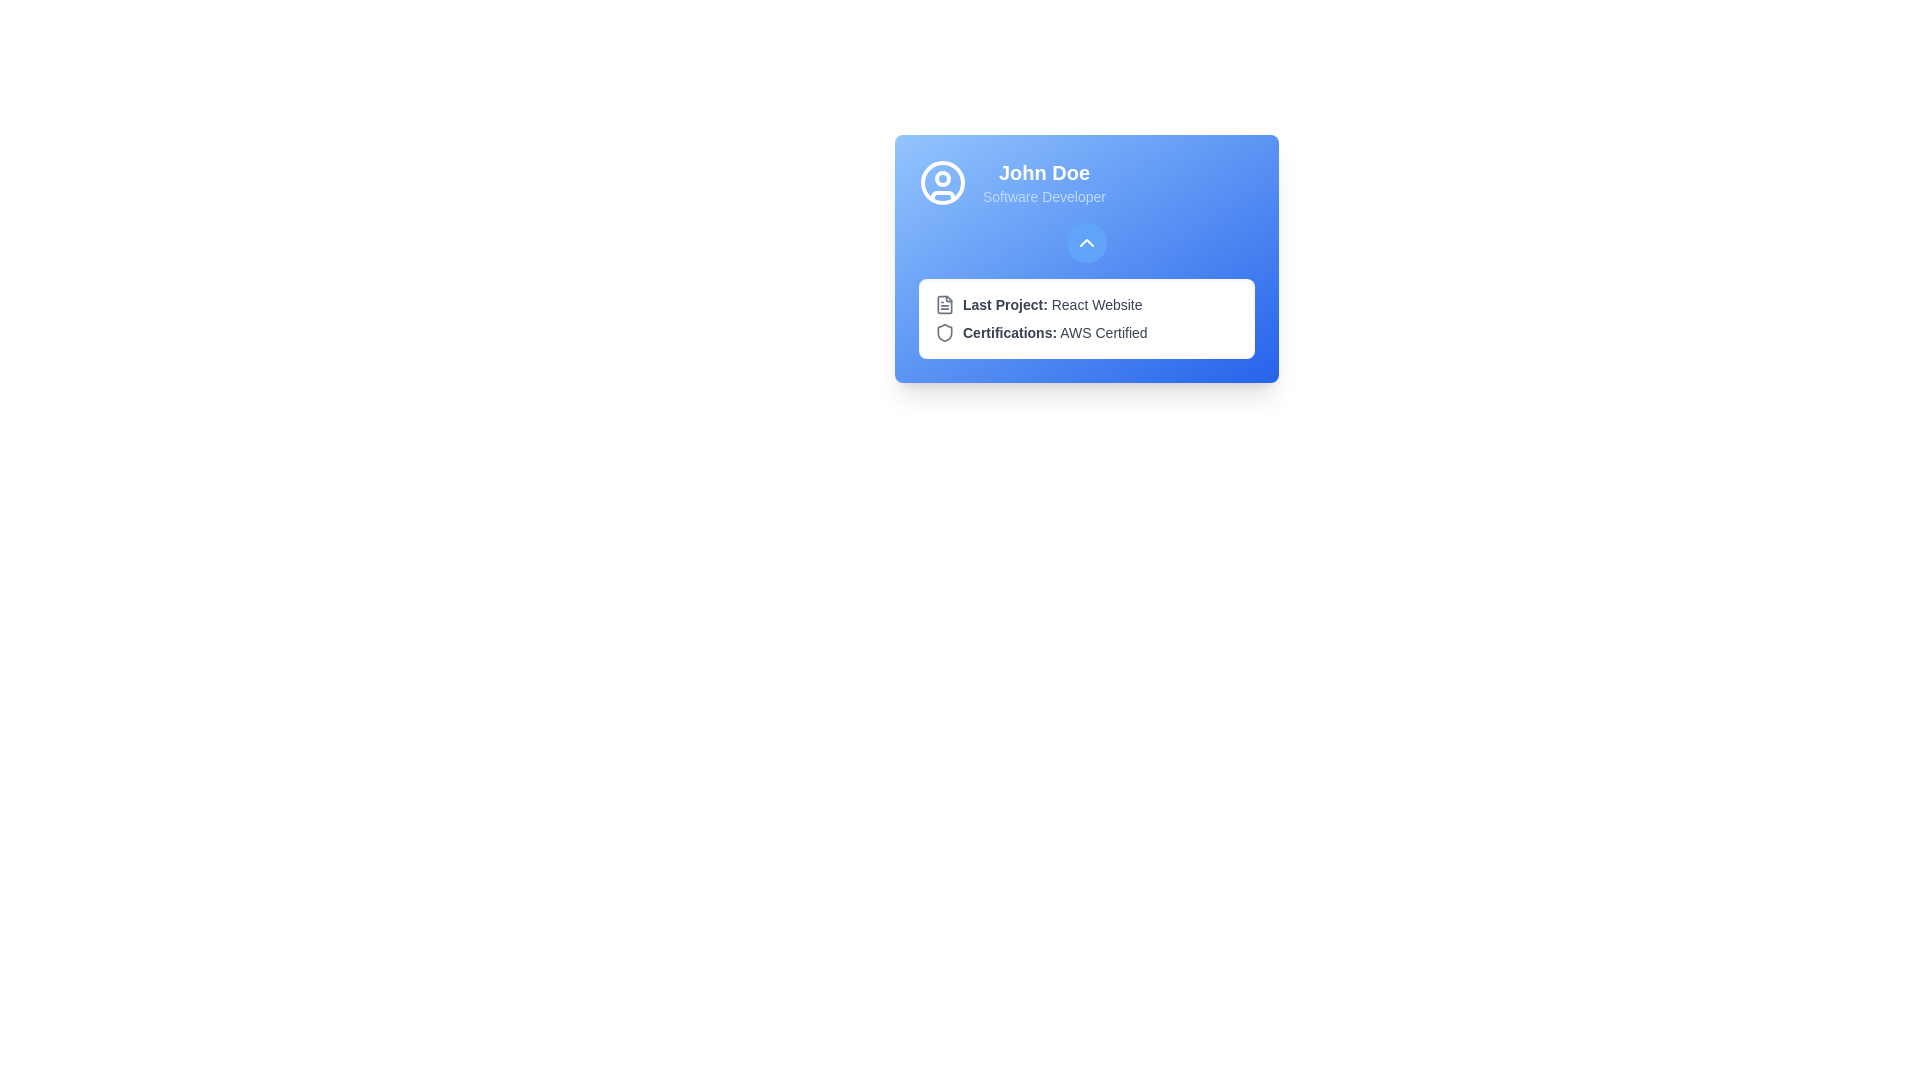 The width and height of the screenshot is (1920, 1080). What do you see at coordinates (1043, 172) in the screenshot?
I see `text from the 'John Doe' text label, which is styled in bold white font and positioned as the primary label in a card layout above the 'Software Developer' text` at bounding box center [1043, 172].